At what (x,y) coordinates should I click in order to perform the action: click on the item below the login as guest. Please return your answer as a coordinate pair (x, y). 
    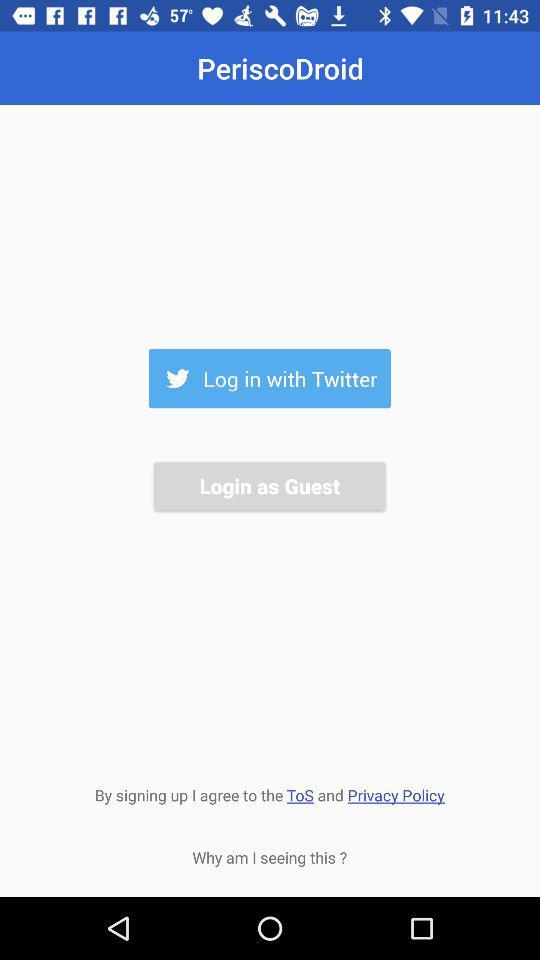
    Looking at the image, I should click on (269, 793).